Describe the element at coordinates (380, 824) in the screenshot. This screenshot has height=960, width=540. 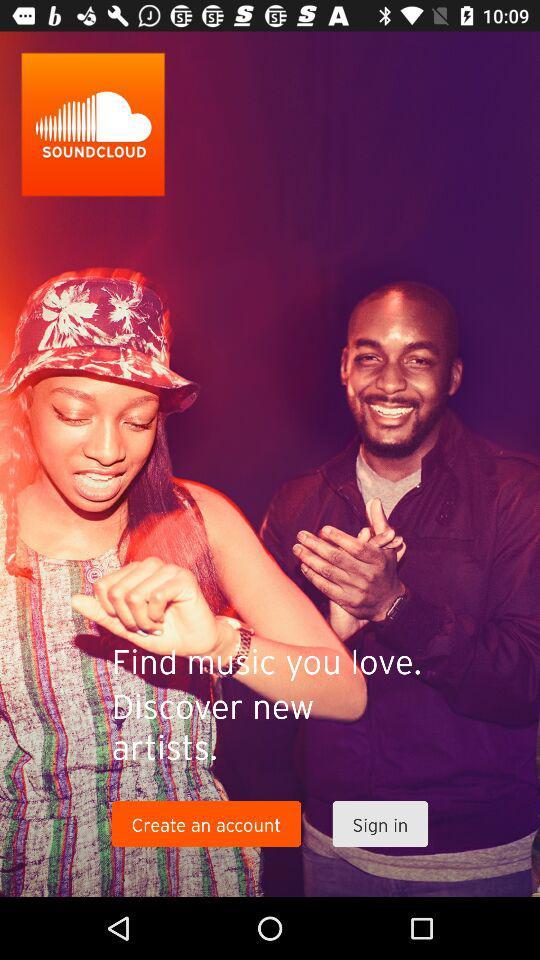
I see `sign in icon` at that location.